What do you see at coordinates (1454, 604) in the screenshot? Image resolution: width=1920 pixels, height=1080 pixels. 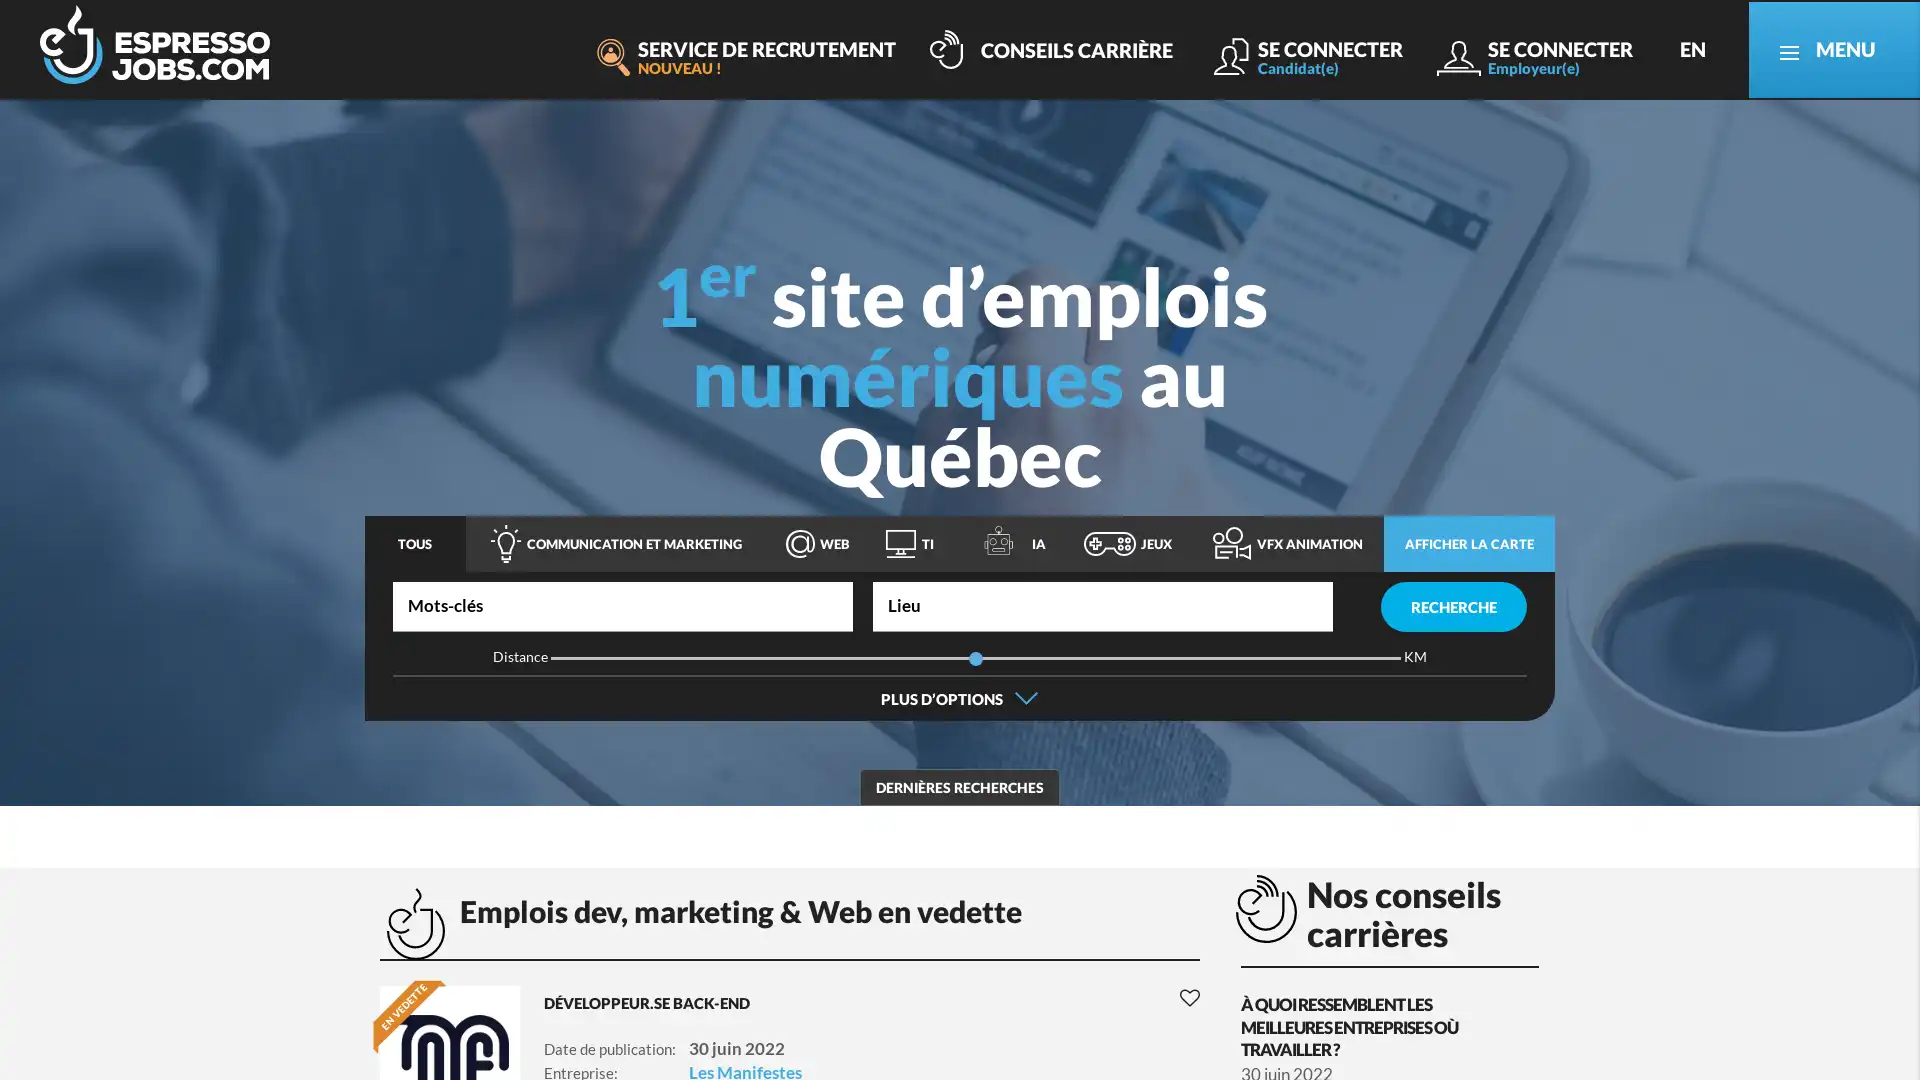 I see `RECHERCHE` at bounding box center [1454, 604].